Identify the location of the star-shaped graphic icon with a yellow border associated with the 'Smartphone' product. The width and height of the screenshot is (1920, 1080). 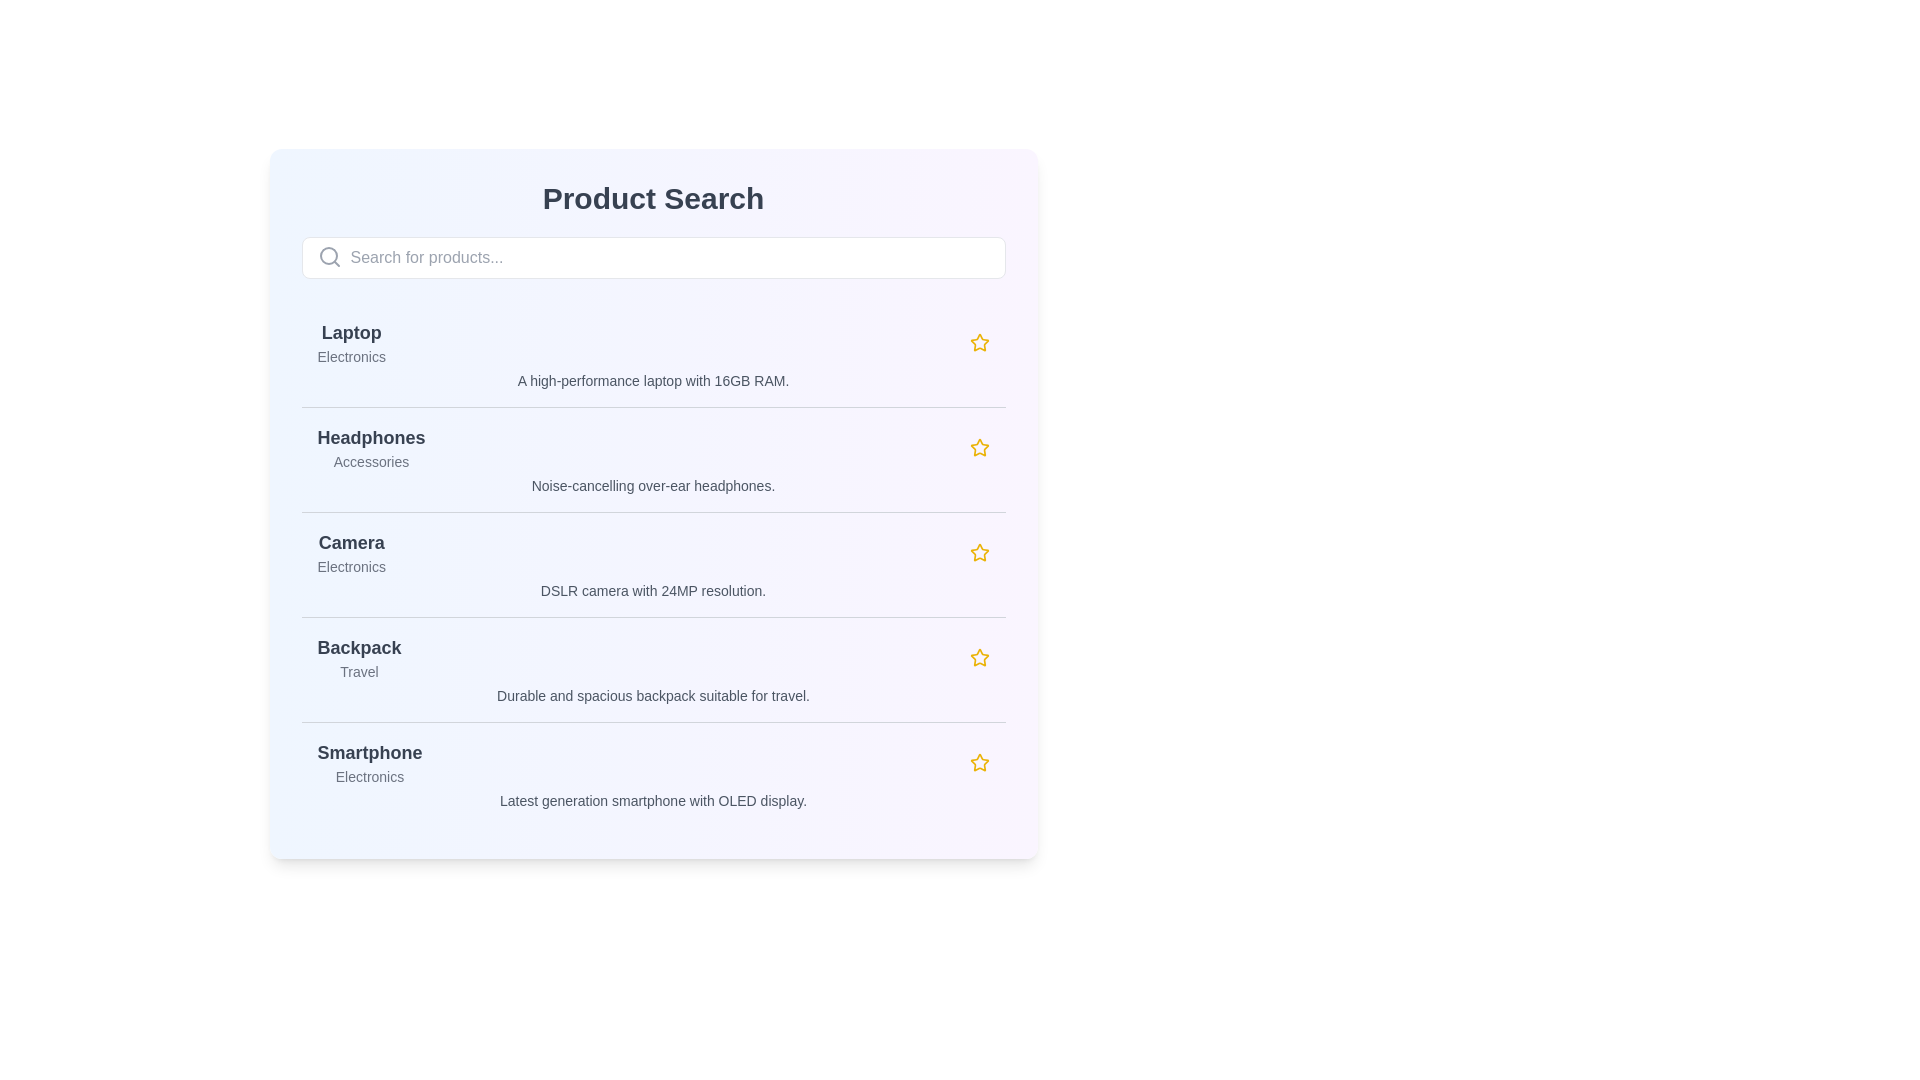
(979, 657).